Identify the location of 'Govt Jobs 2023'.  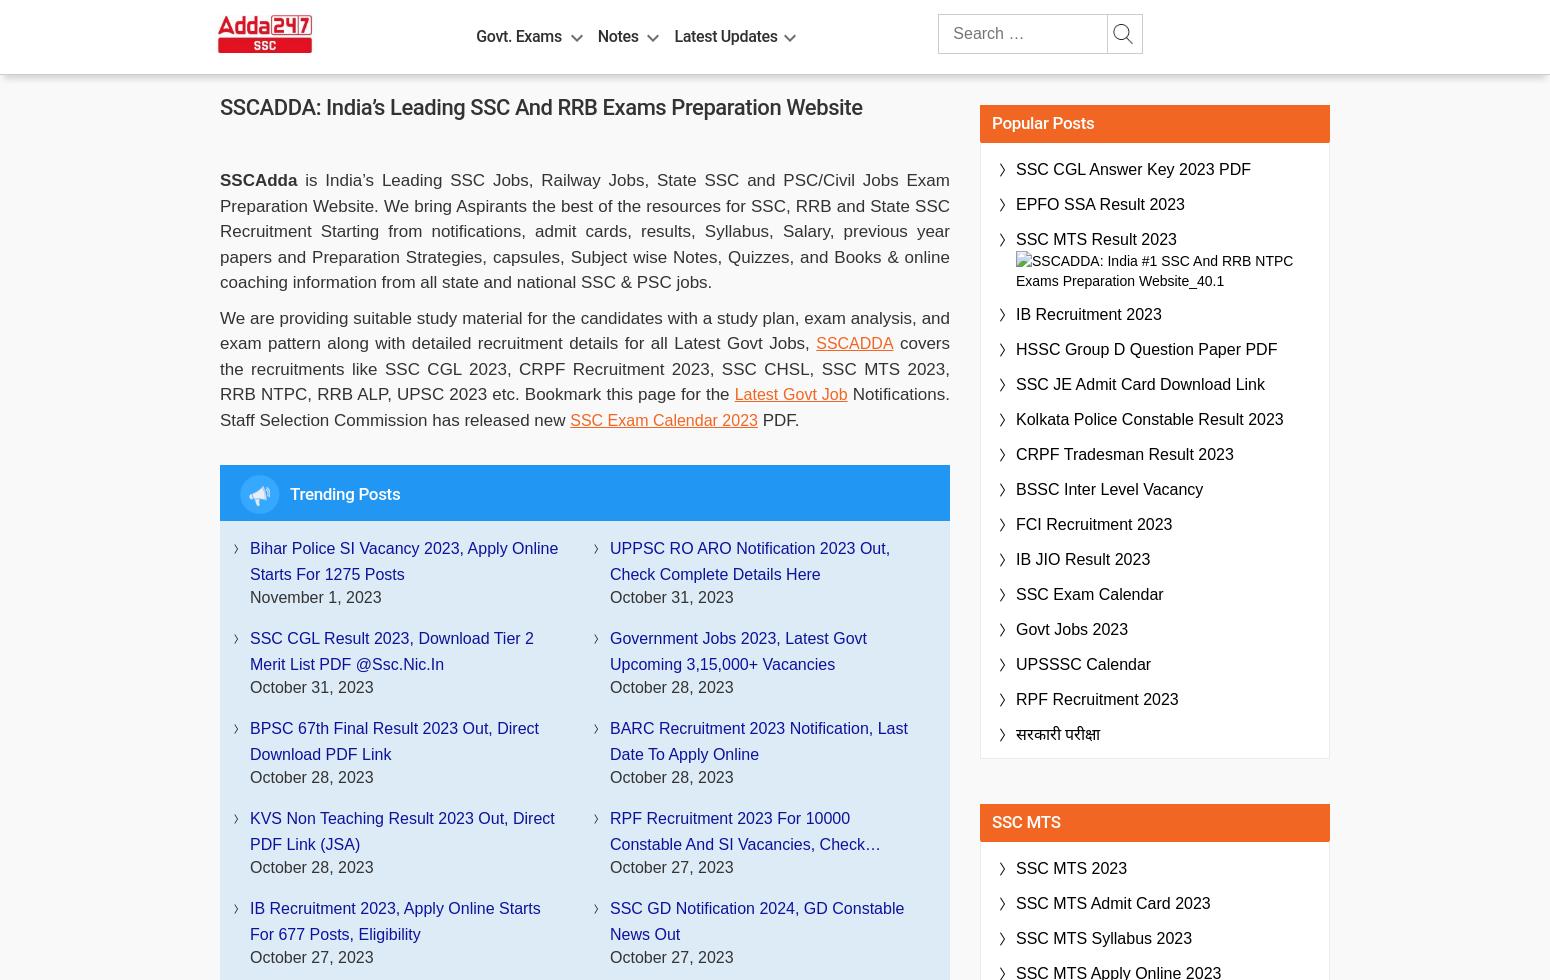
(1016, 629).